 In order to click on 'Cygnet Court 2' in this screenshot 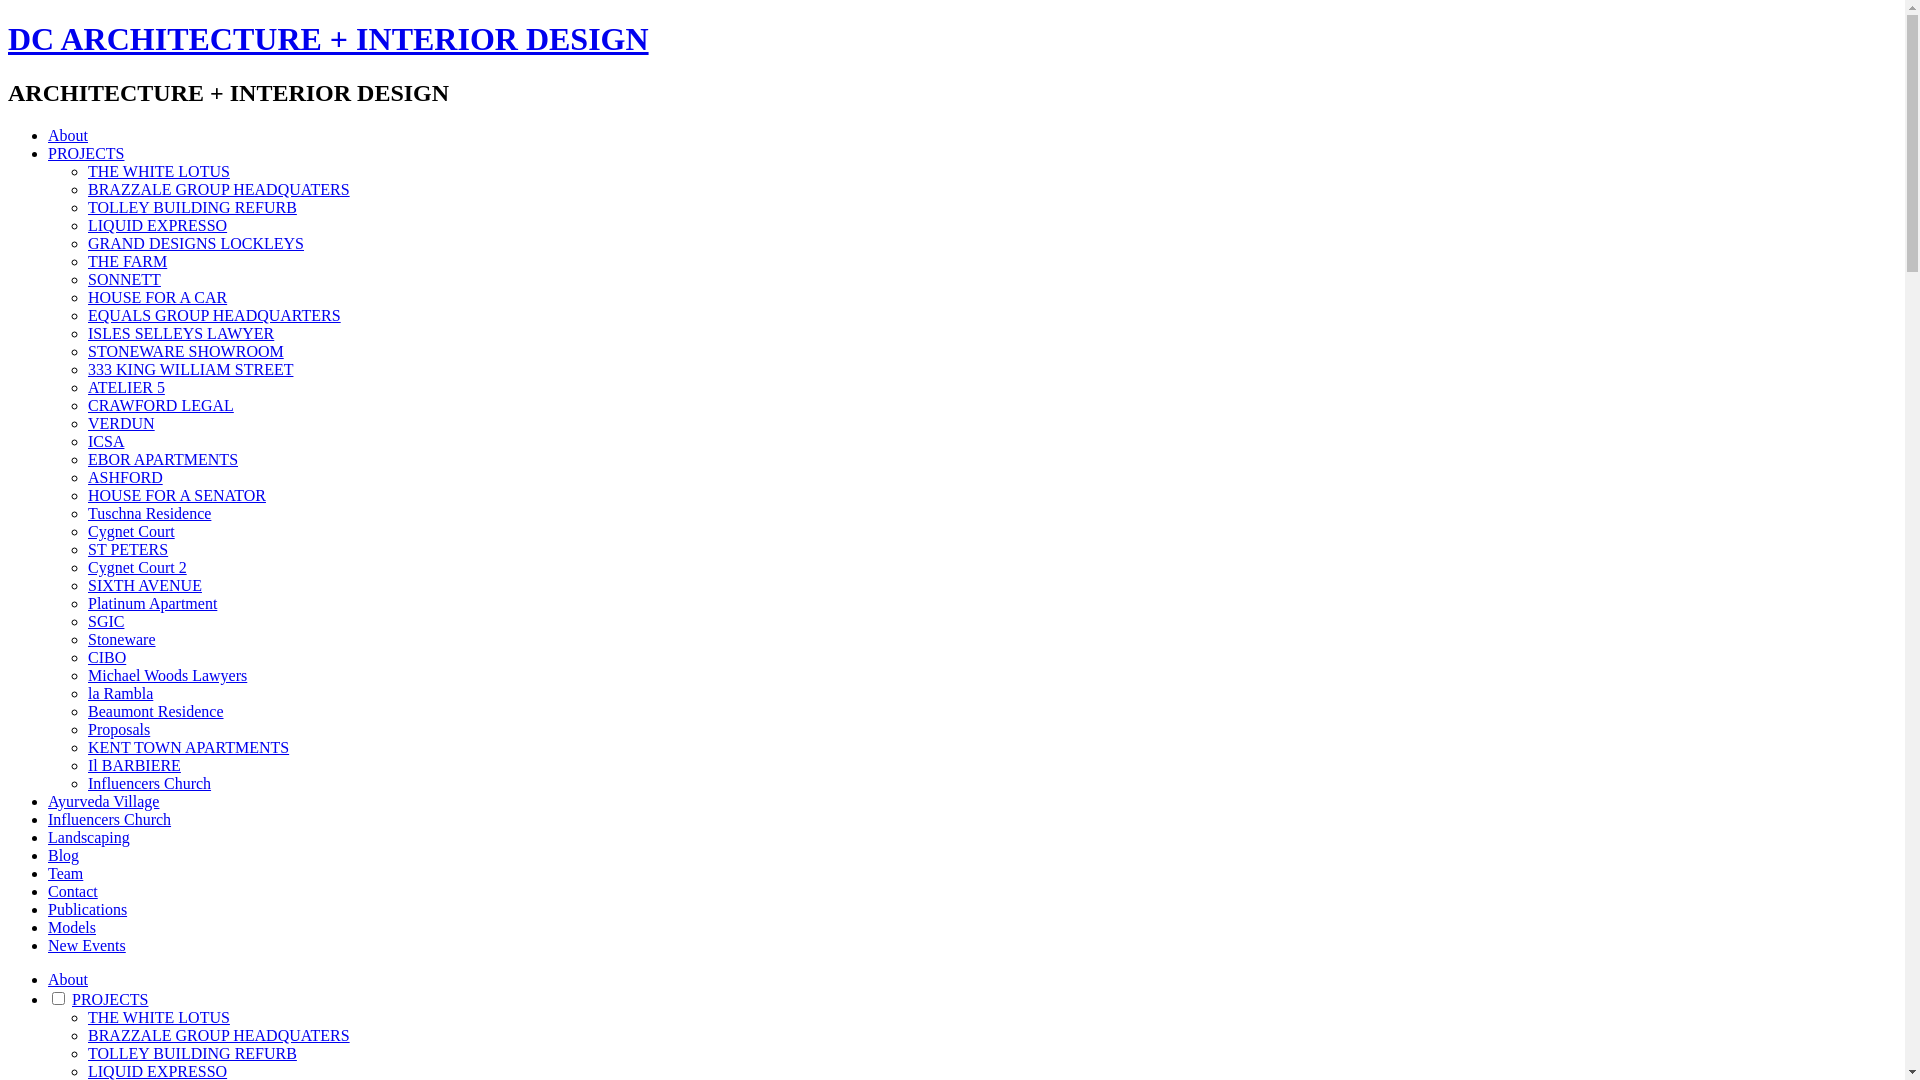, I will do `click(136, 567)`.